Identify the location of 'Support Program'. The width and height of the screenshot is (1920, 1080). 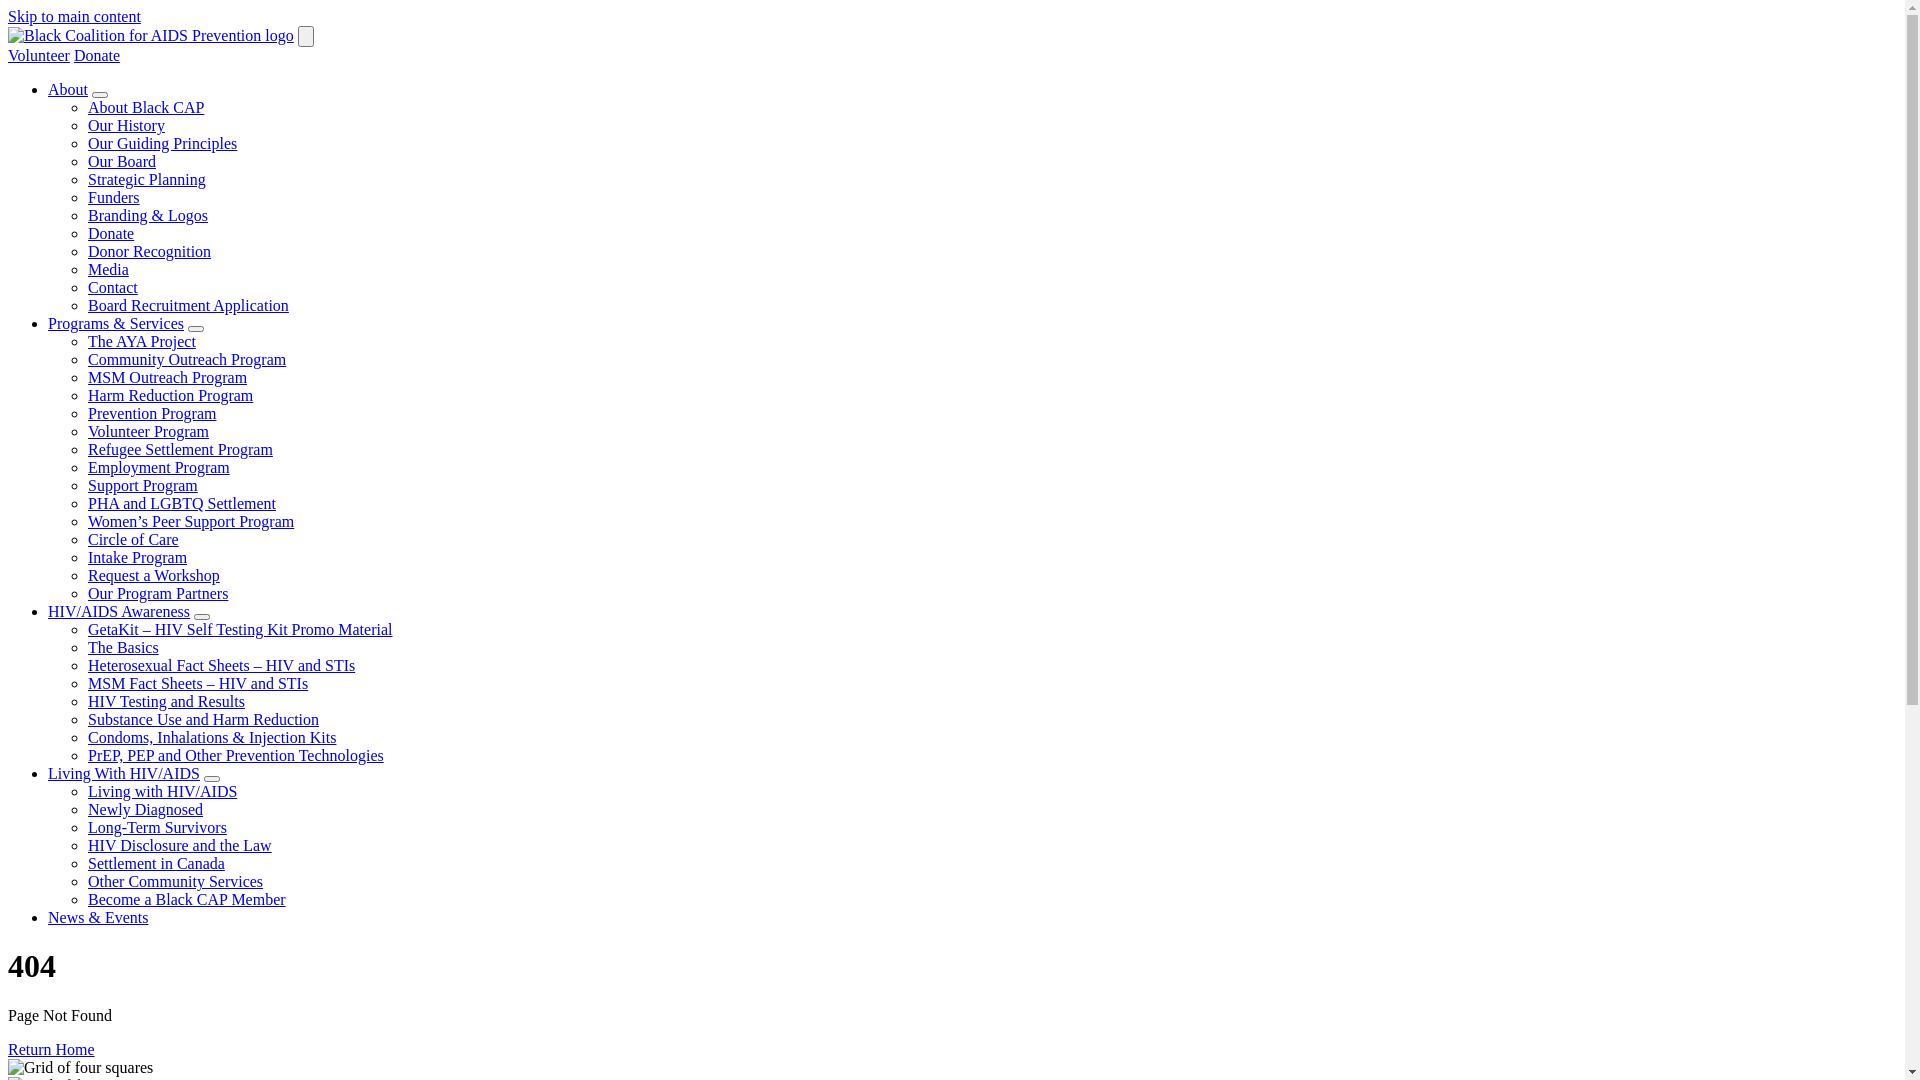
(142, 485).